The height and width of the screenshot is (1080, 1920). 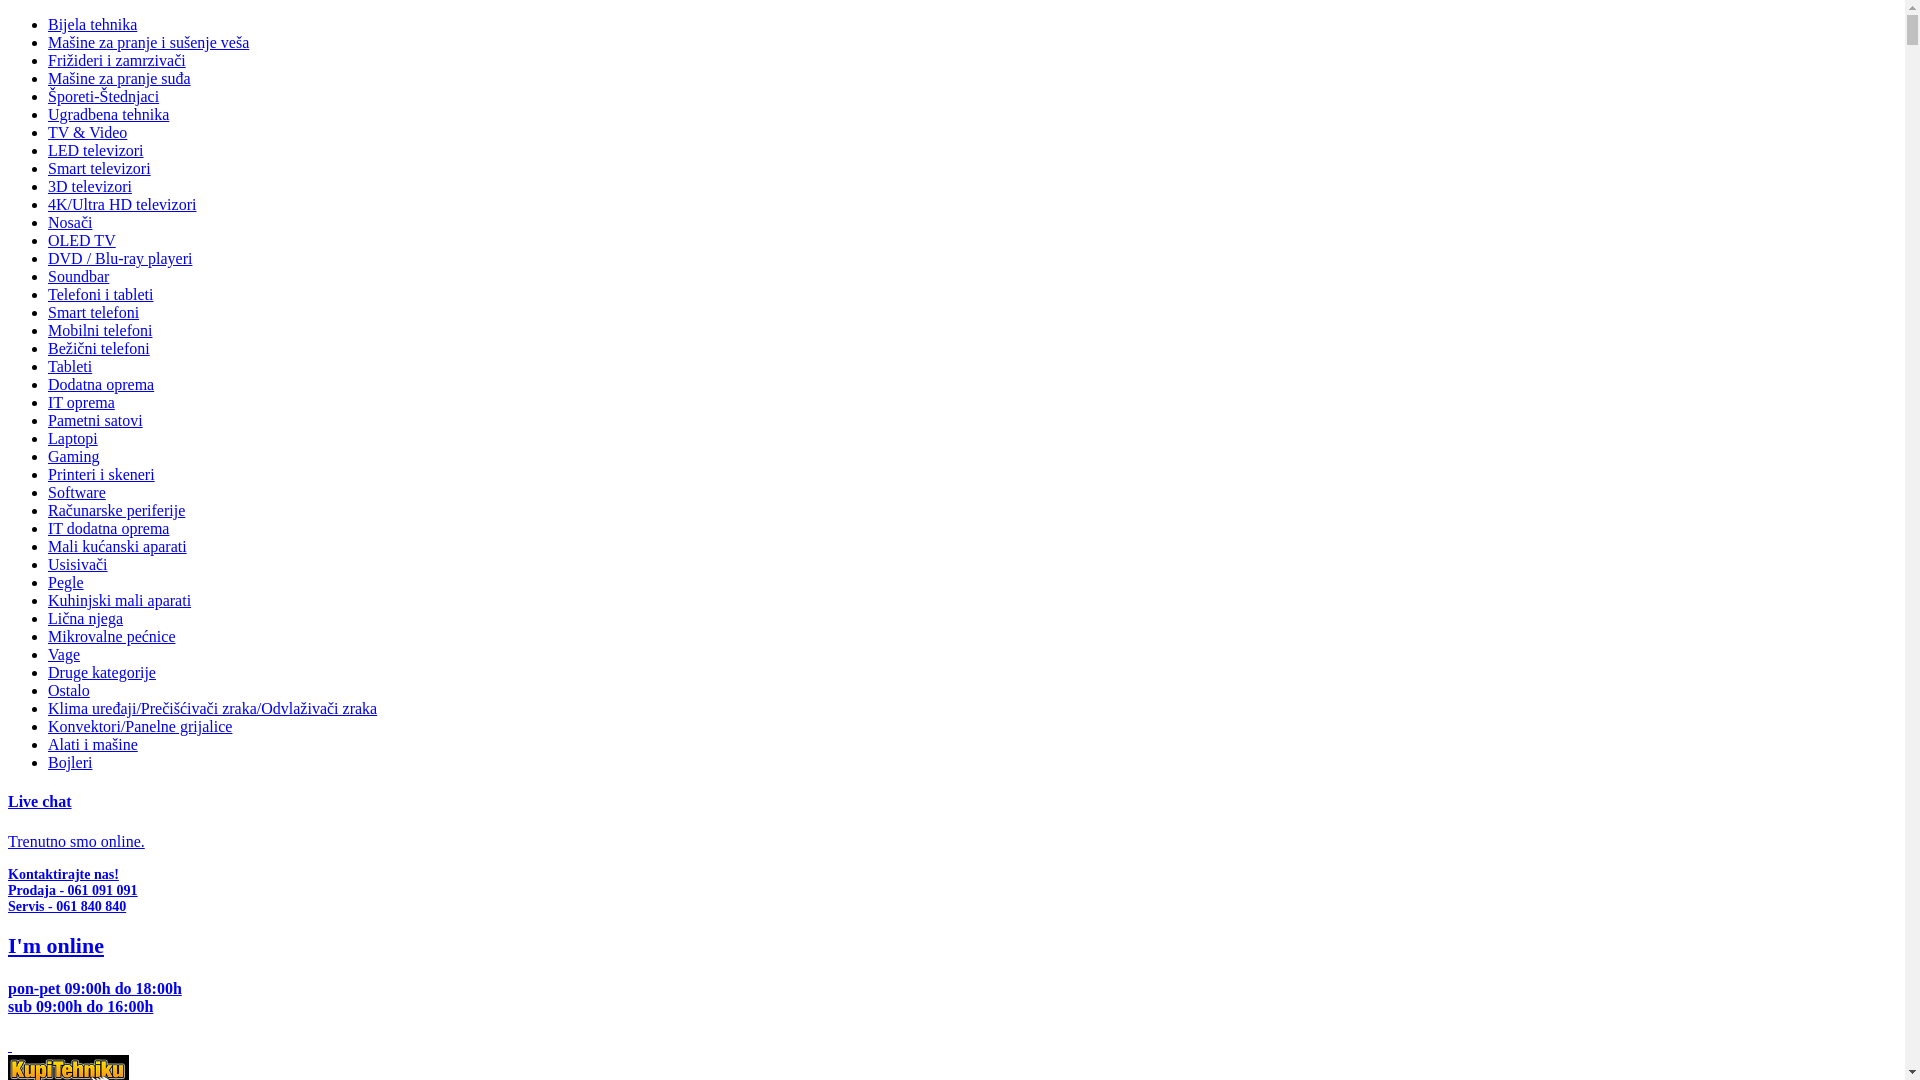 What do you see at coordinates (107, 527) in the screenshot?
I see `'IT dodatna oprema'` at bounding box center [107, 527].